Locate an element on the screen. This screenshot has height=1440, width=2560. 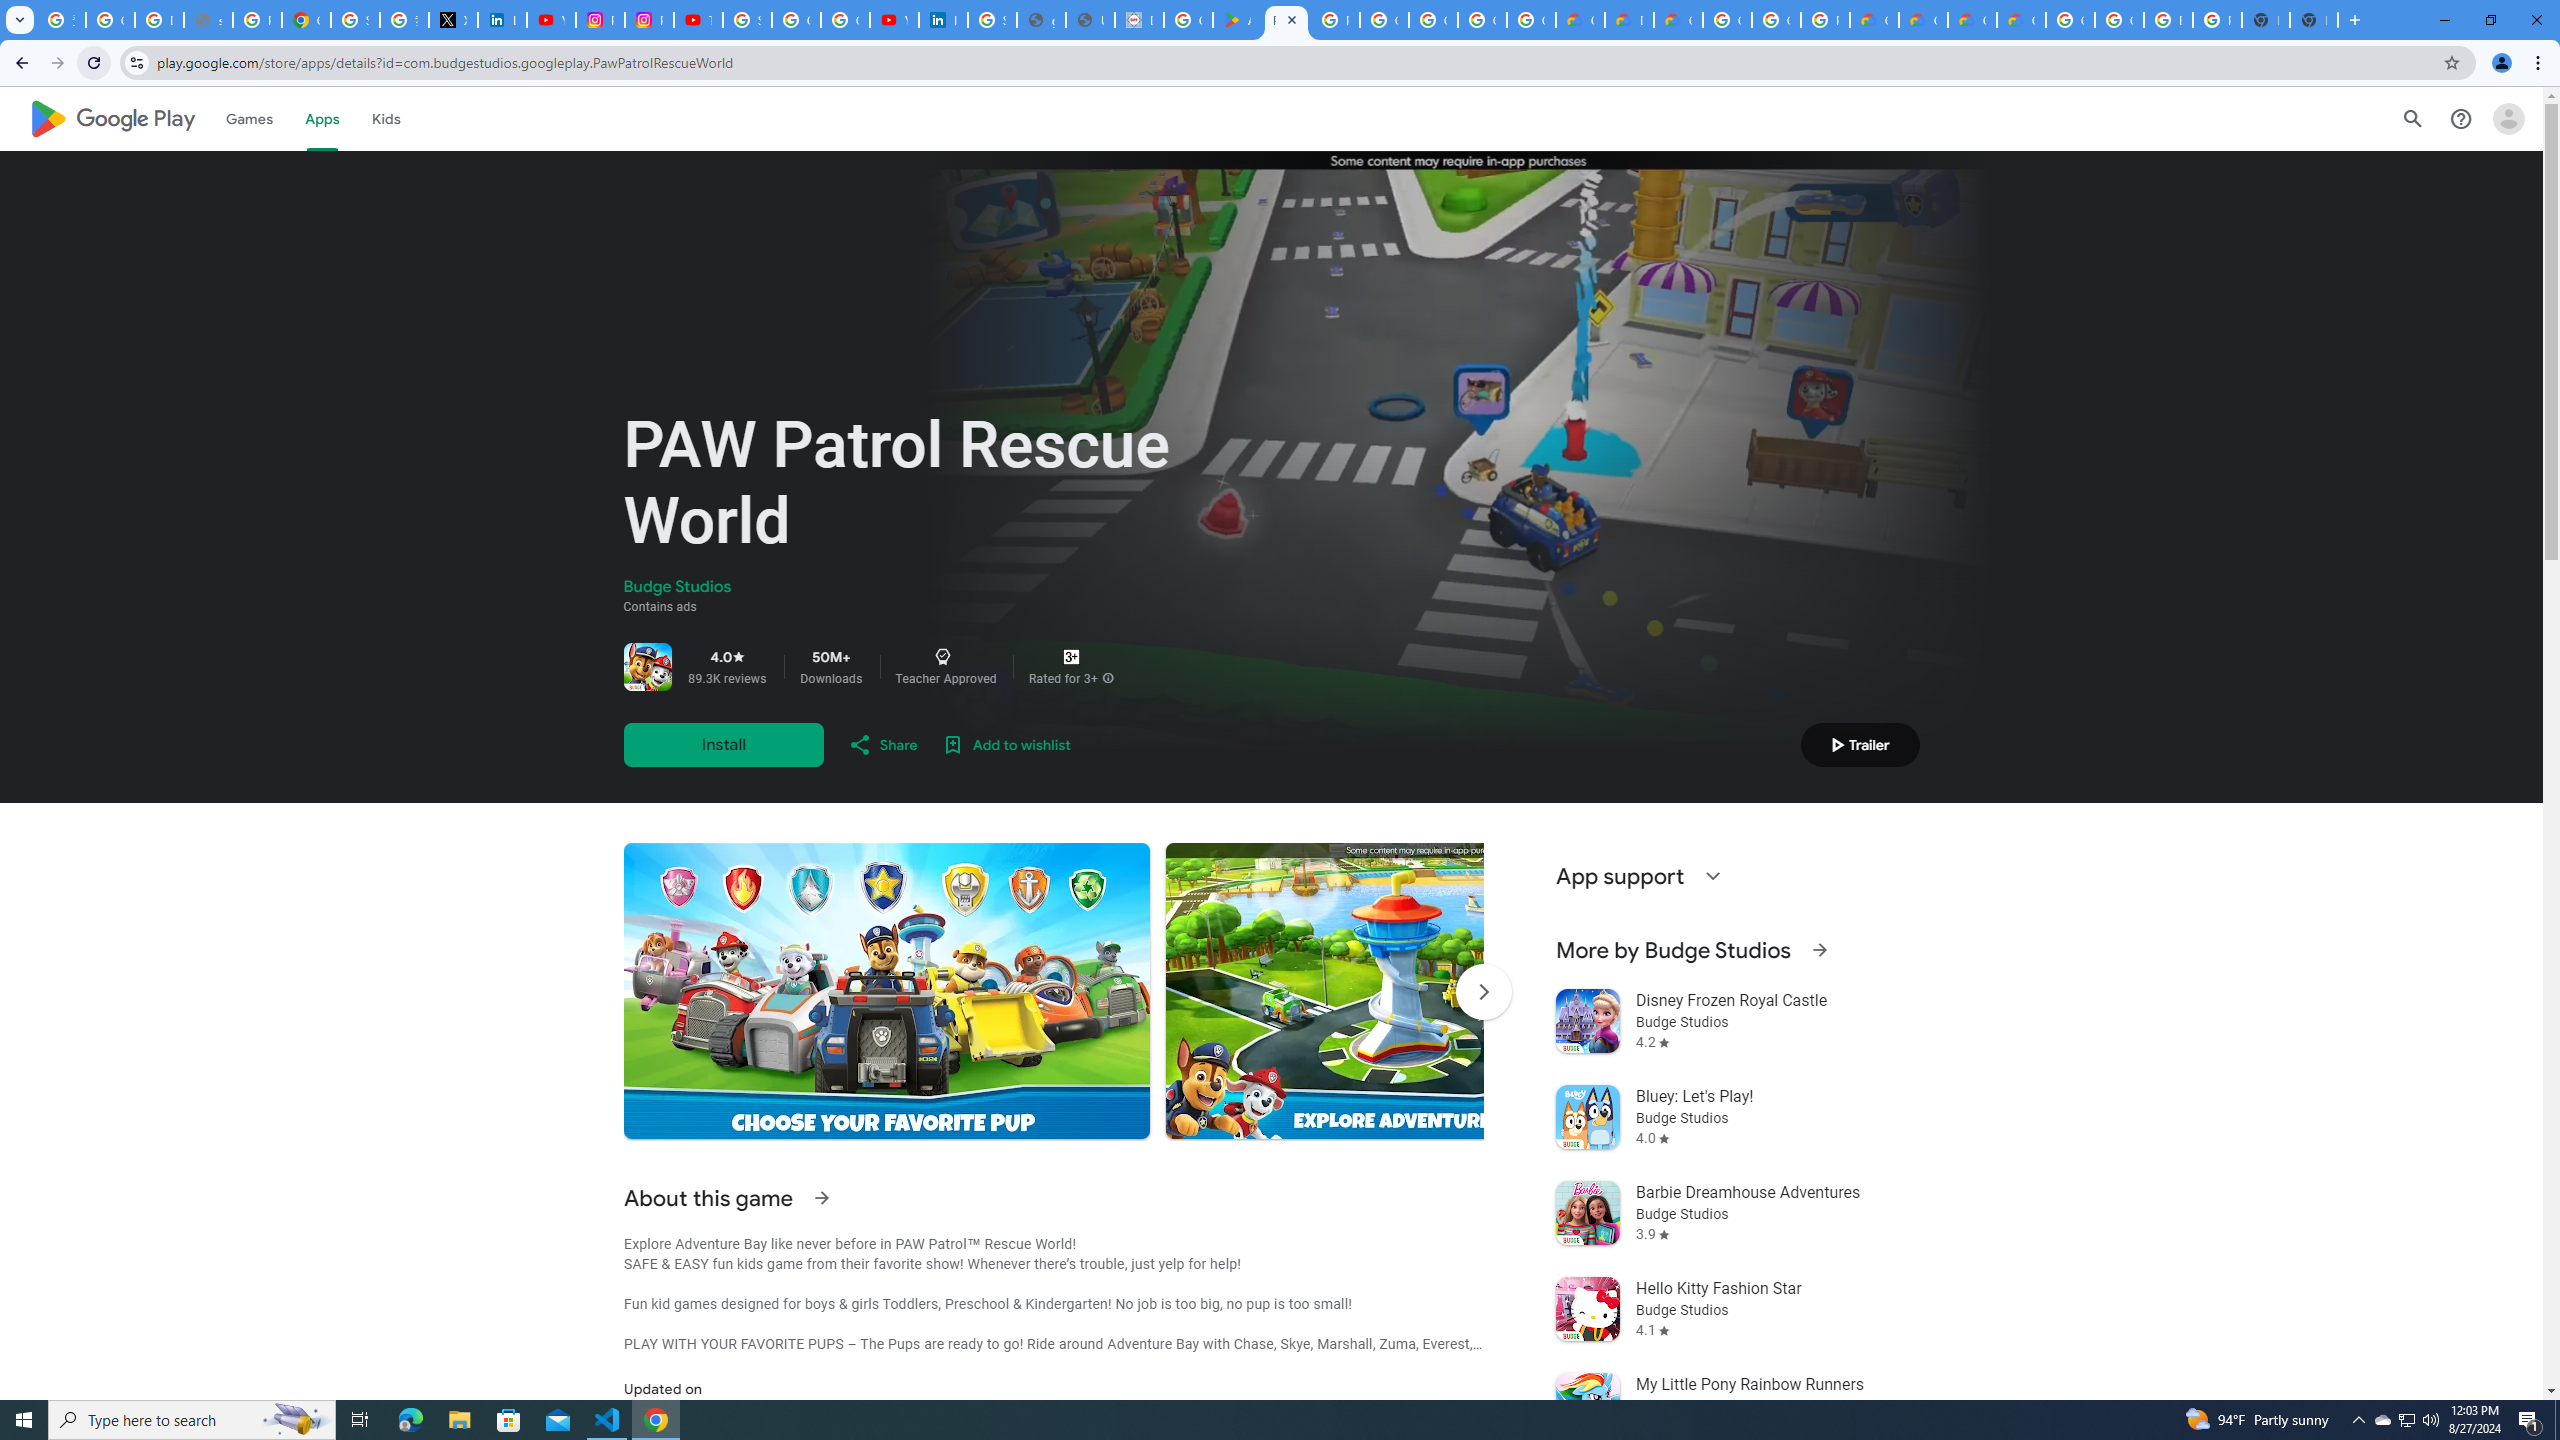
'PAW Patrol Rescue World - Apps on Google Play' is located at coordinates (1285, 19).